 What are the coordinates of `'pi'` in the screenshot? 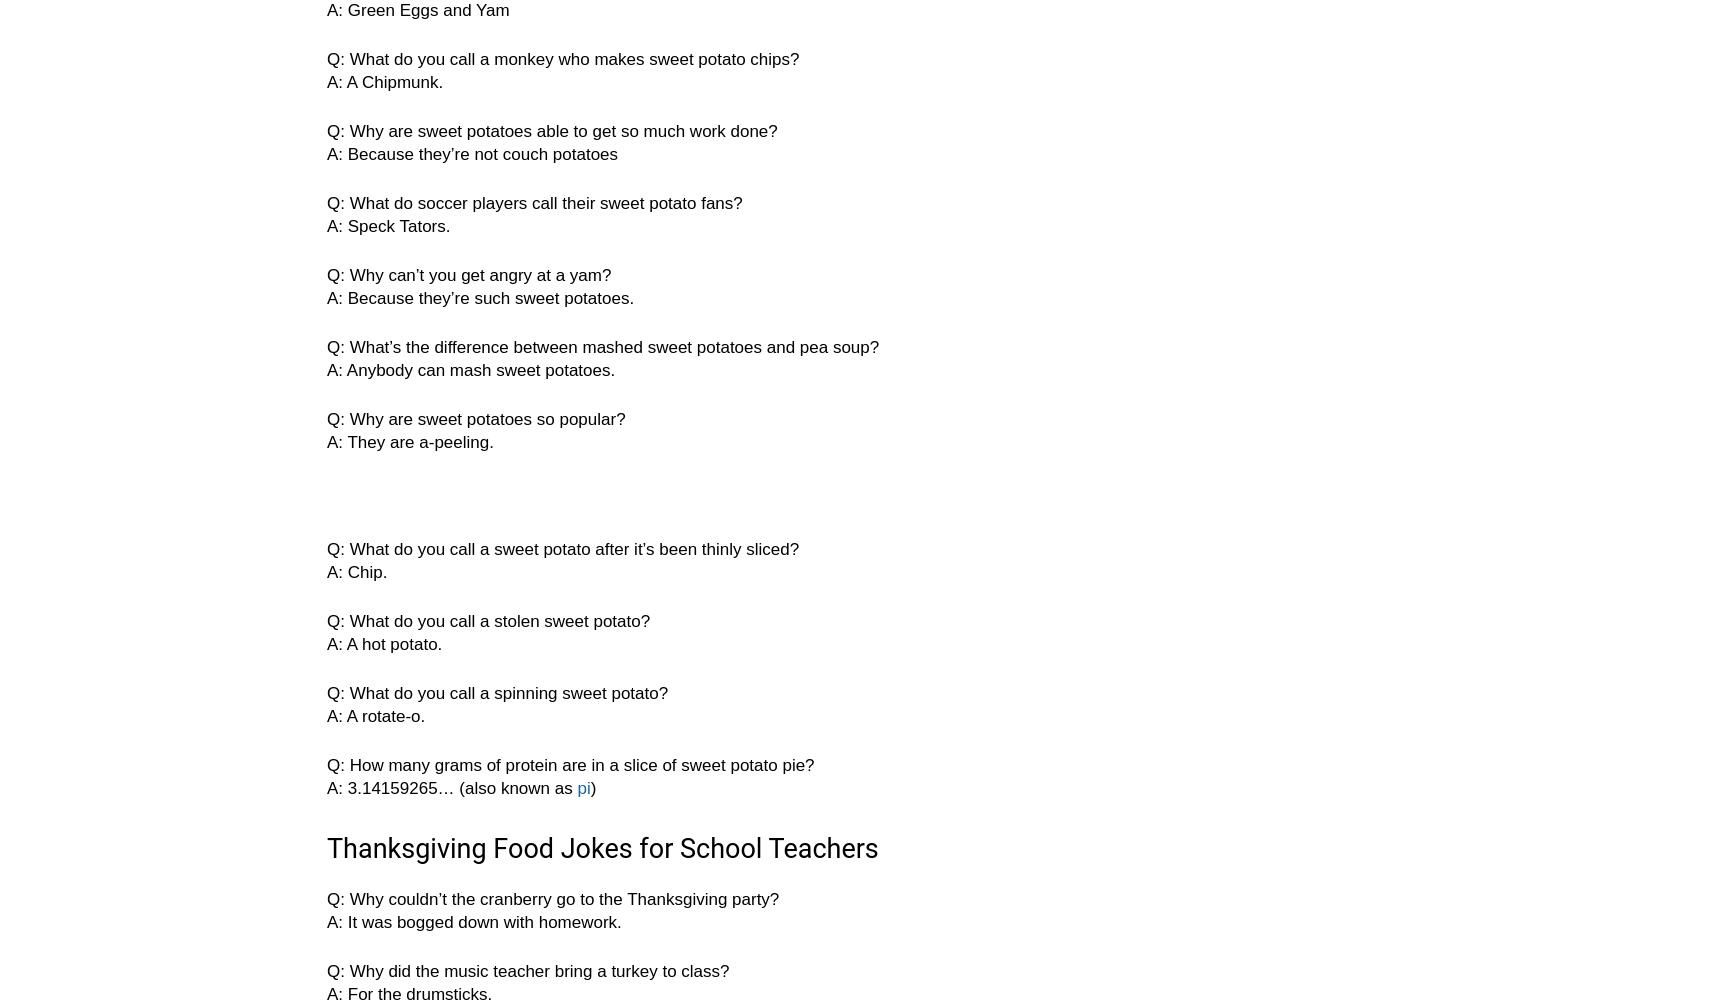 It's located at (582, 788).